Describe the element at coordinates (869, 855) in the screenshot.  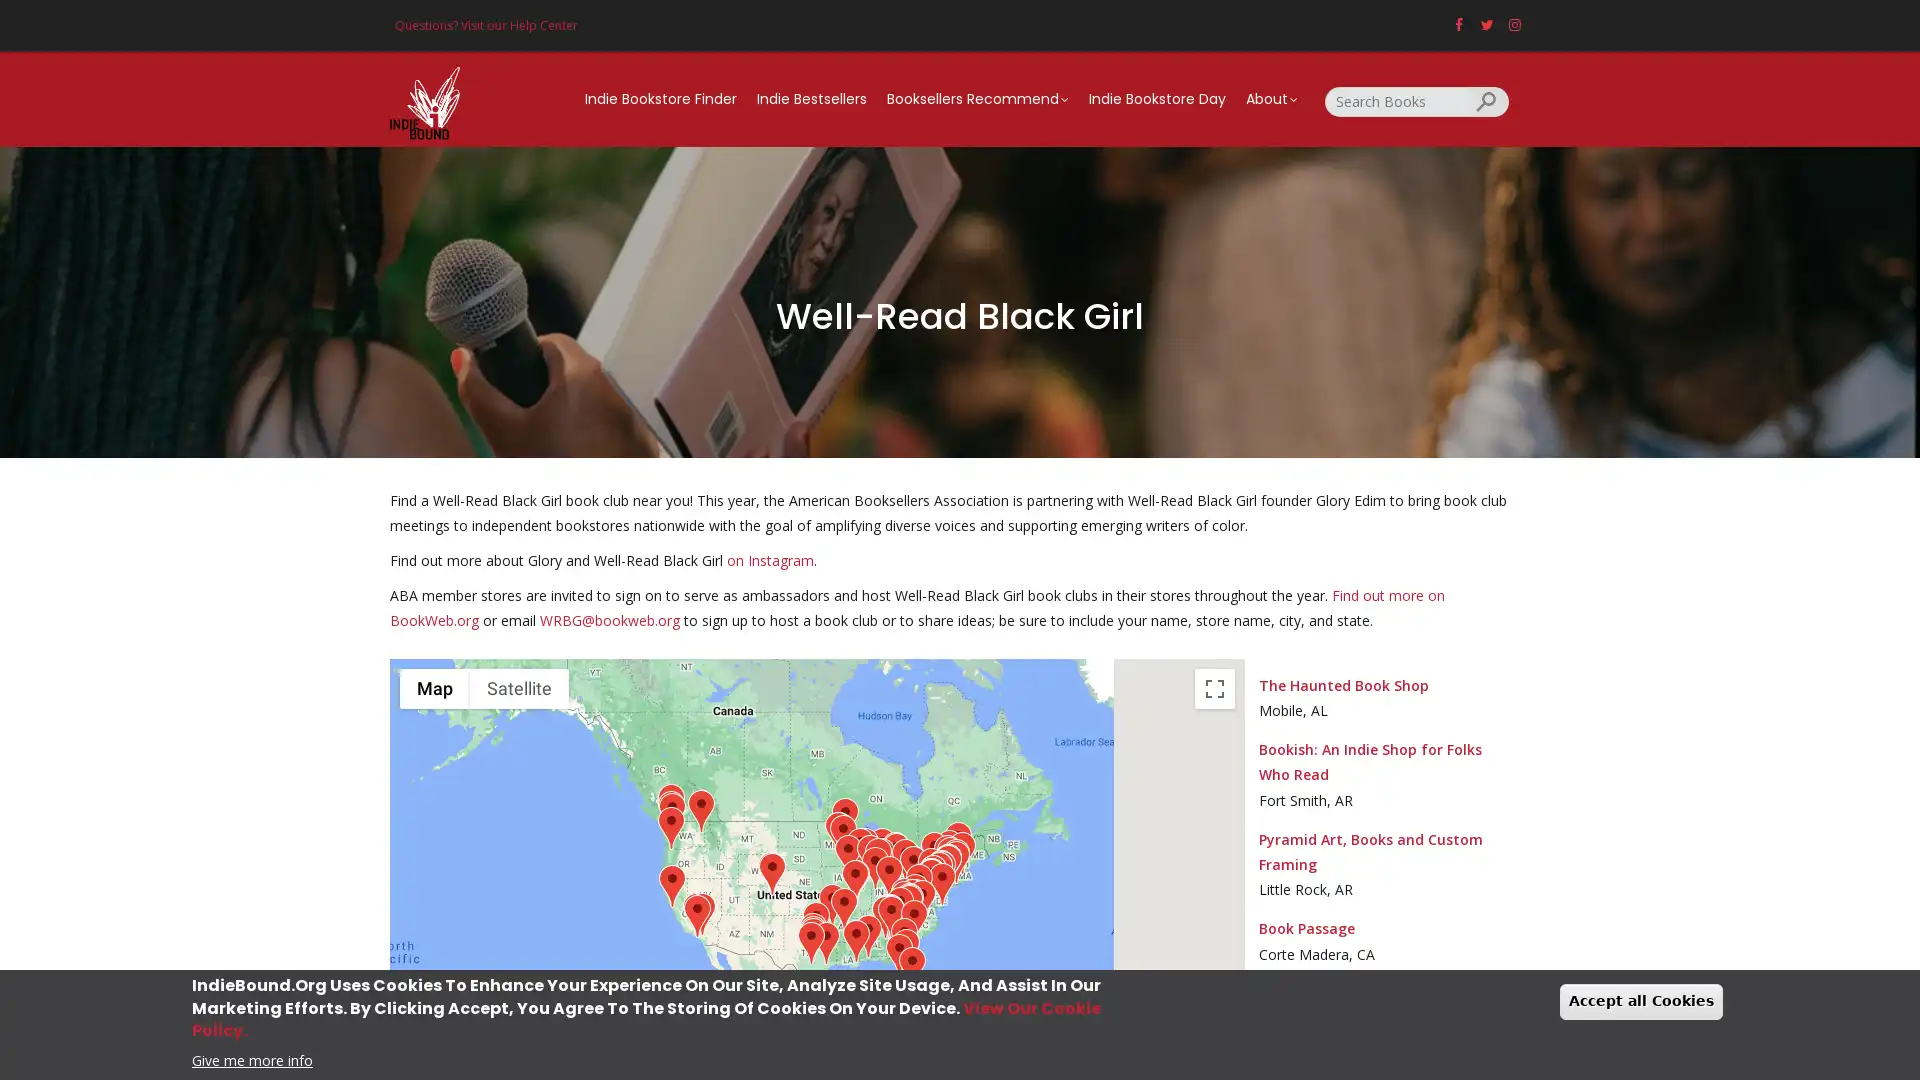
I see `Bookends & Beginnings` at that location.